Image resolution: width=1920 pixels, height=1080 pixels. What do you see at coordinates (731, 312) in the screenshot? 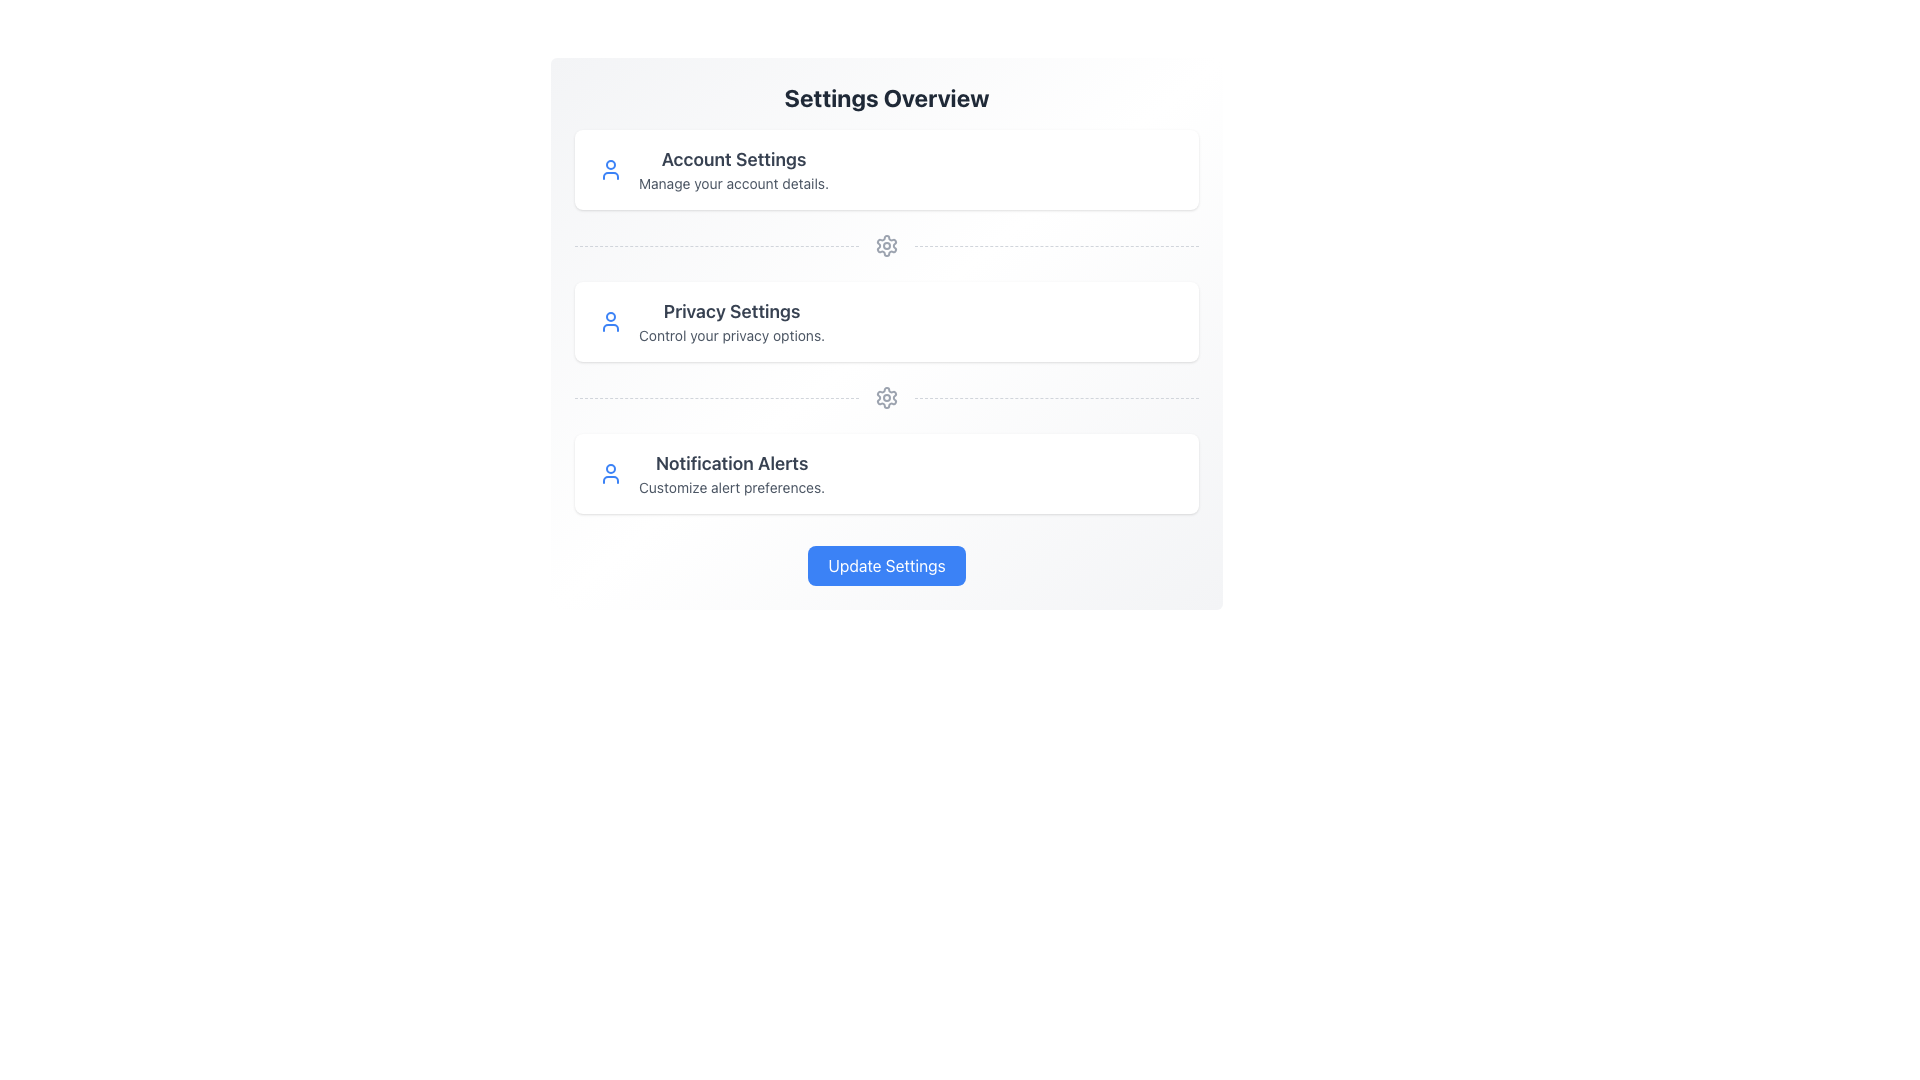
I see `the header title for the privacy-related settings section, which is the second entry in the 'Settings Overview' list, located beneath 'Account Settings'` at bounding box center [731, 312].